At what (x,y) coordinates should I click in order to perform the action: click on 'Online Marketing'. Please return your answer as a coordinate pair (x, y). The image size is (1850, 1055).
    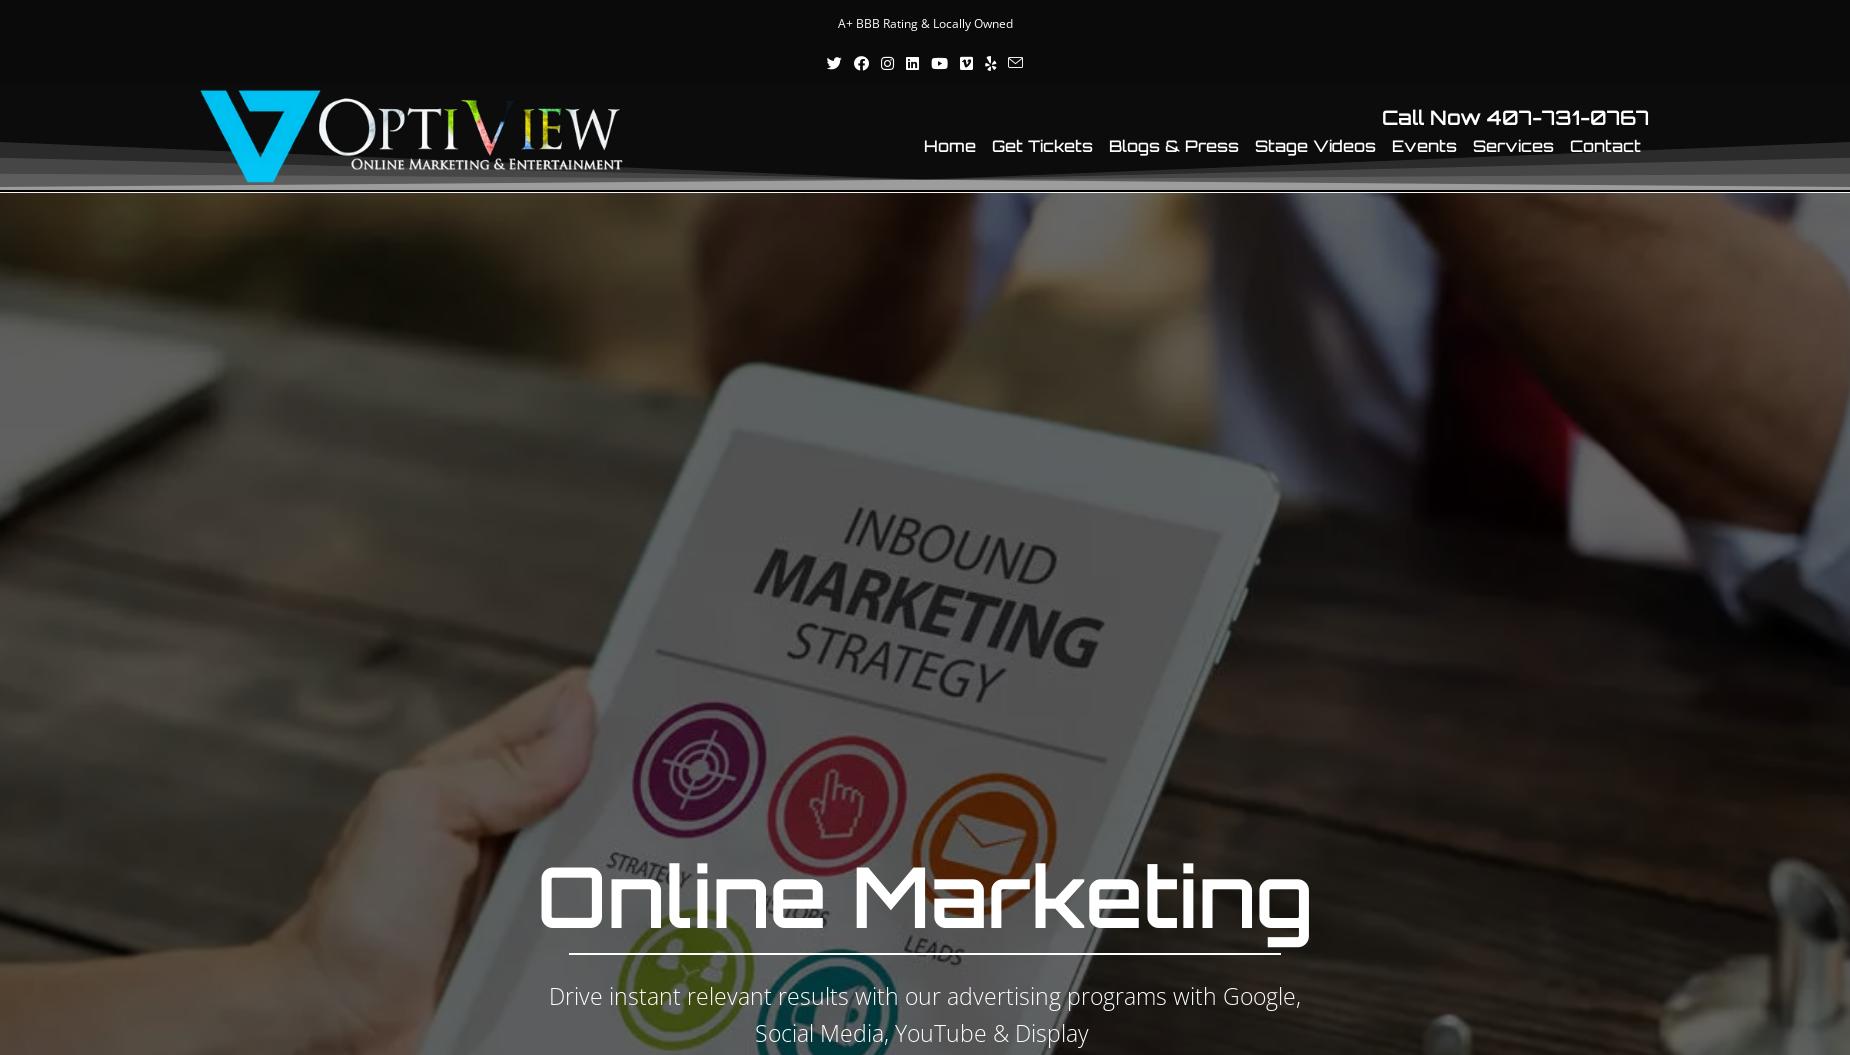
    Looking at the image, I should click on (925, 893).